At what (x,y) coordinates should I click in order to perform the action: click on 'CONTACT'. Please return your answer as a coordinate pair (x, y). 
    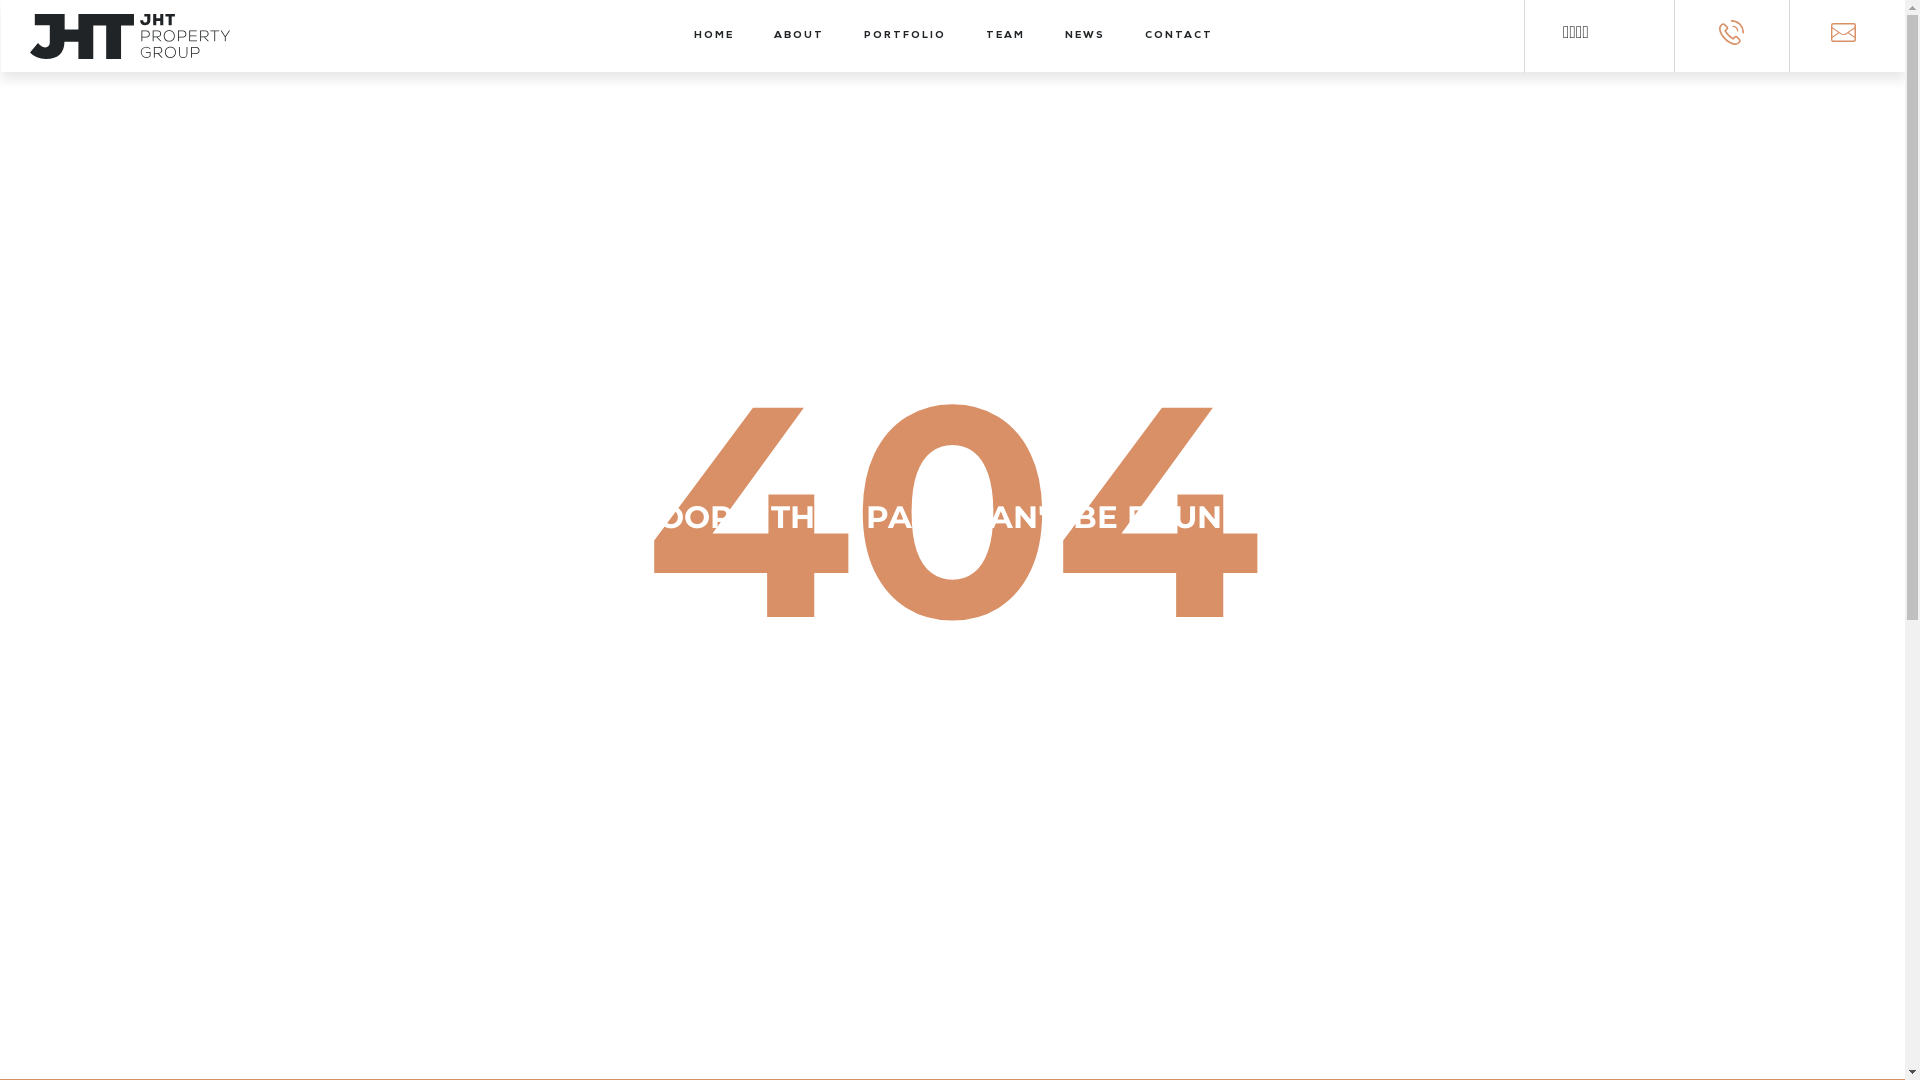
    Looking at the image, I should click on (1179, 35).